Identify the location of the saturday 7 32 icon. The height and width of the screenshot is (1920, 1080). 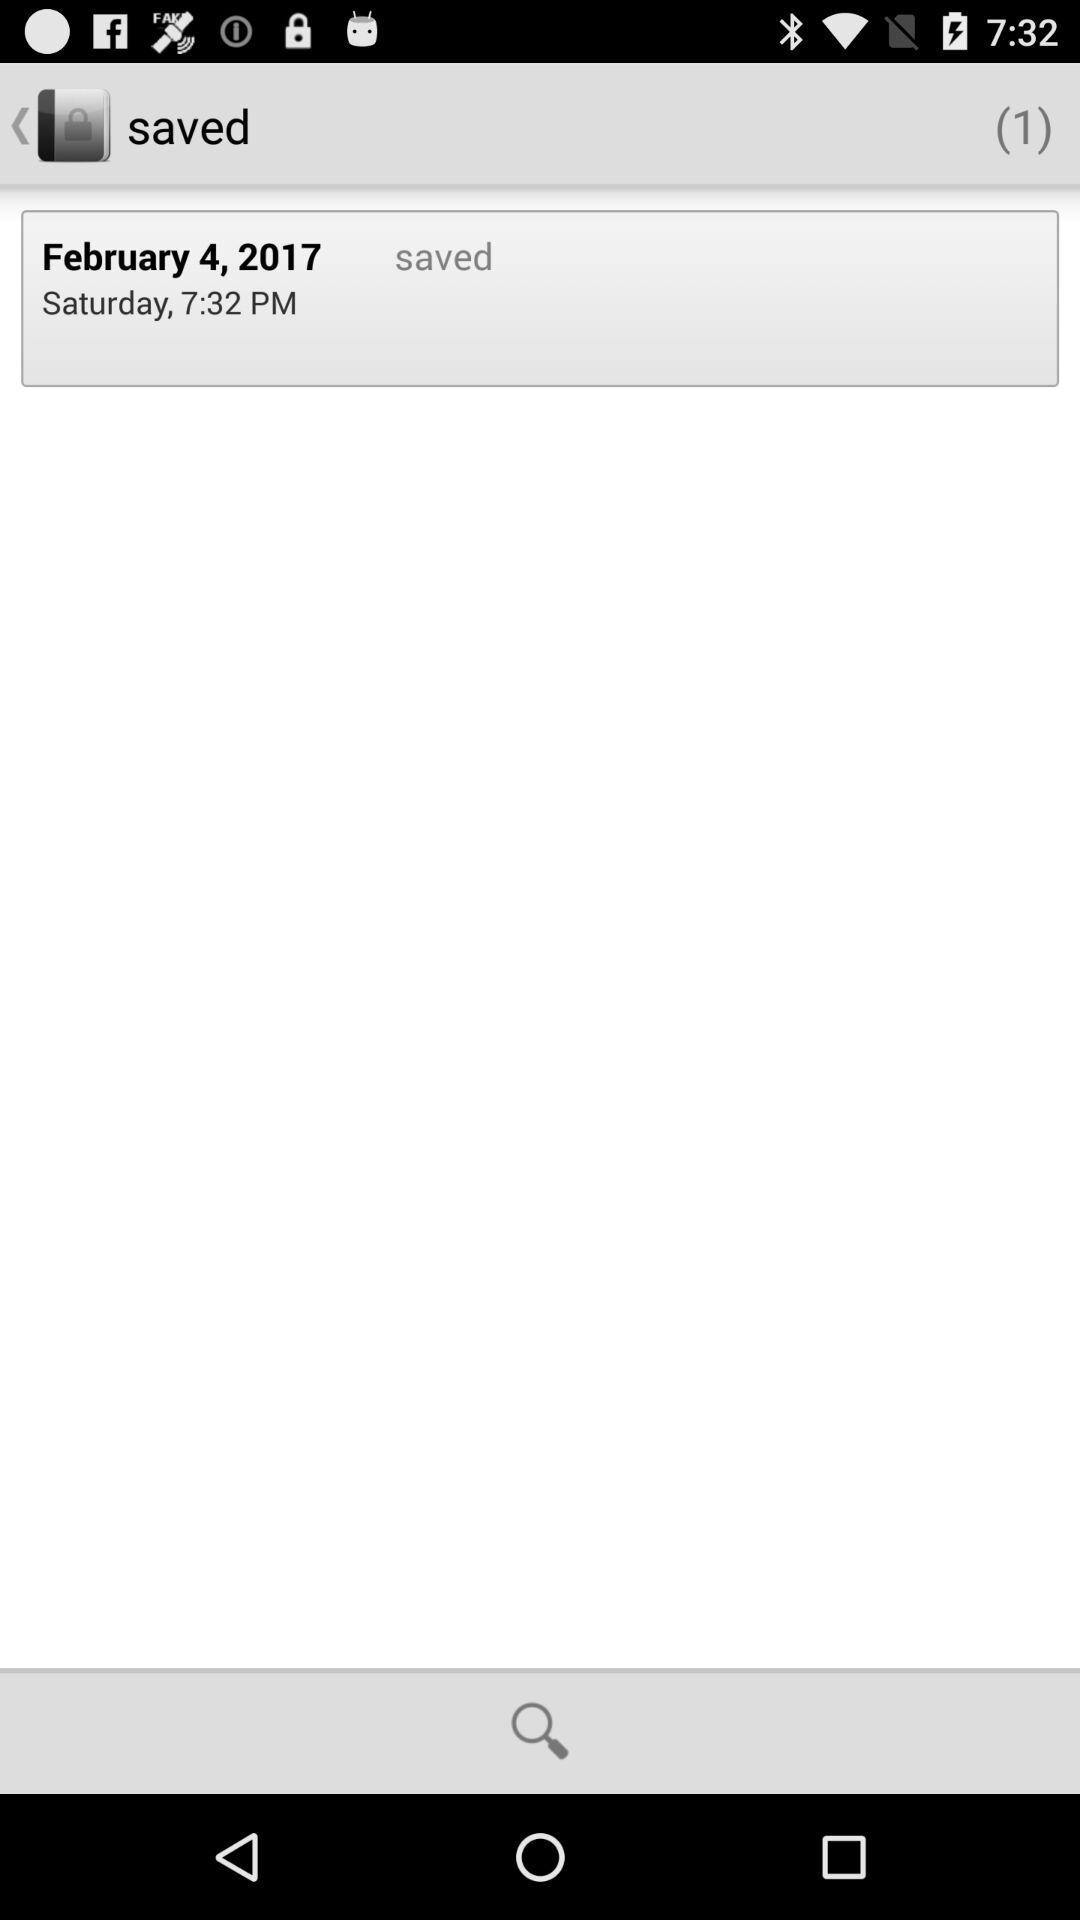
(168, 300).